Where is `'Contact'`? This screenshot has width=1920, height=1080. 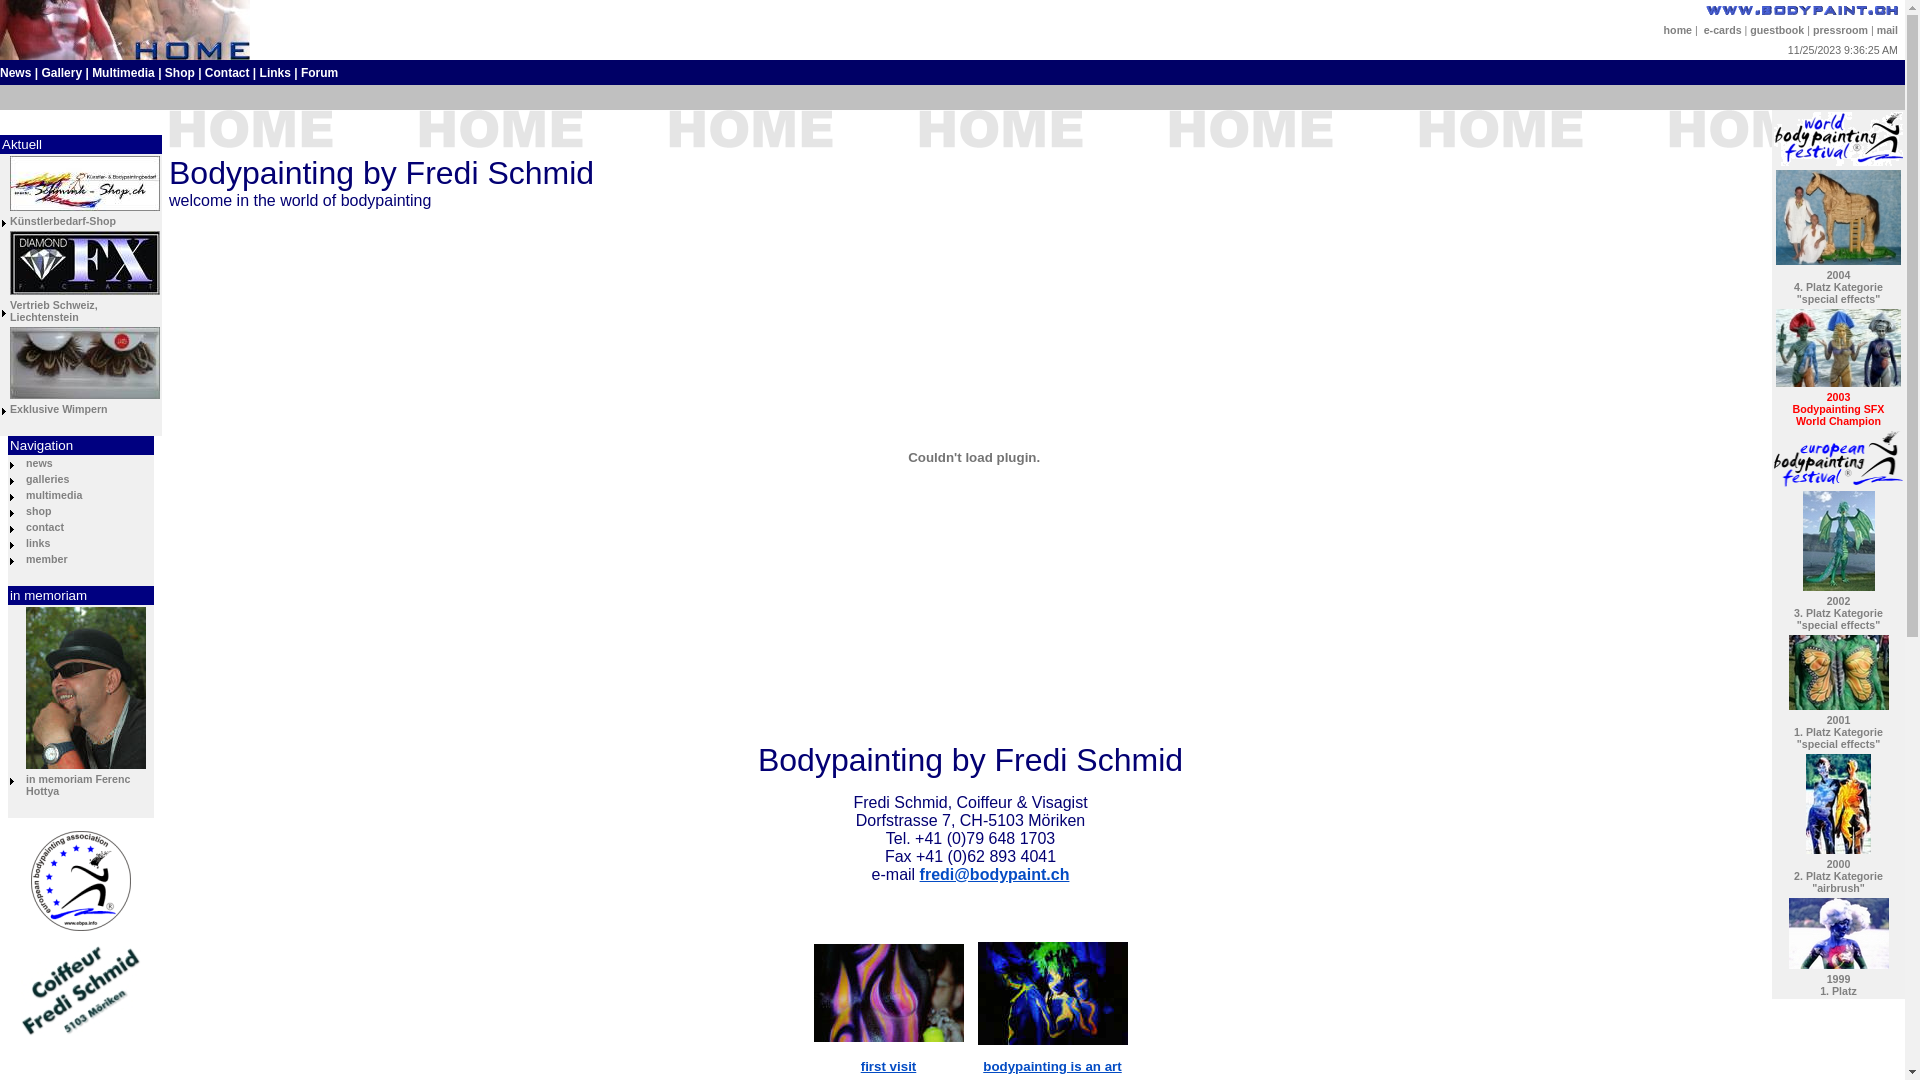 'Contact' is located at coordinates (227, 72).